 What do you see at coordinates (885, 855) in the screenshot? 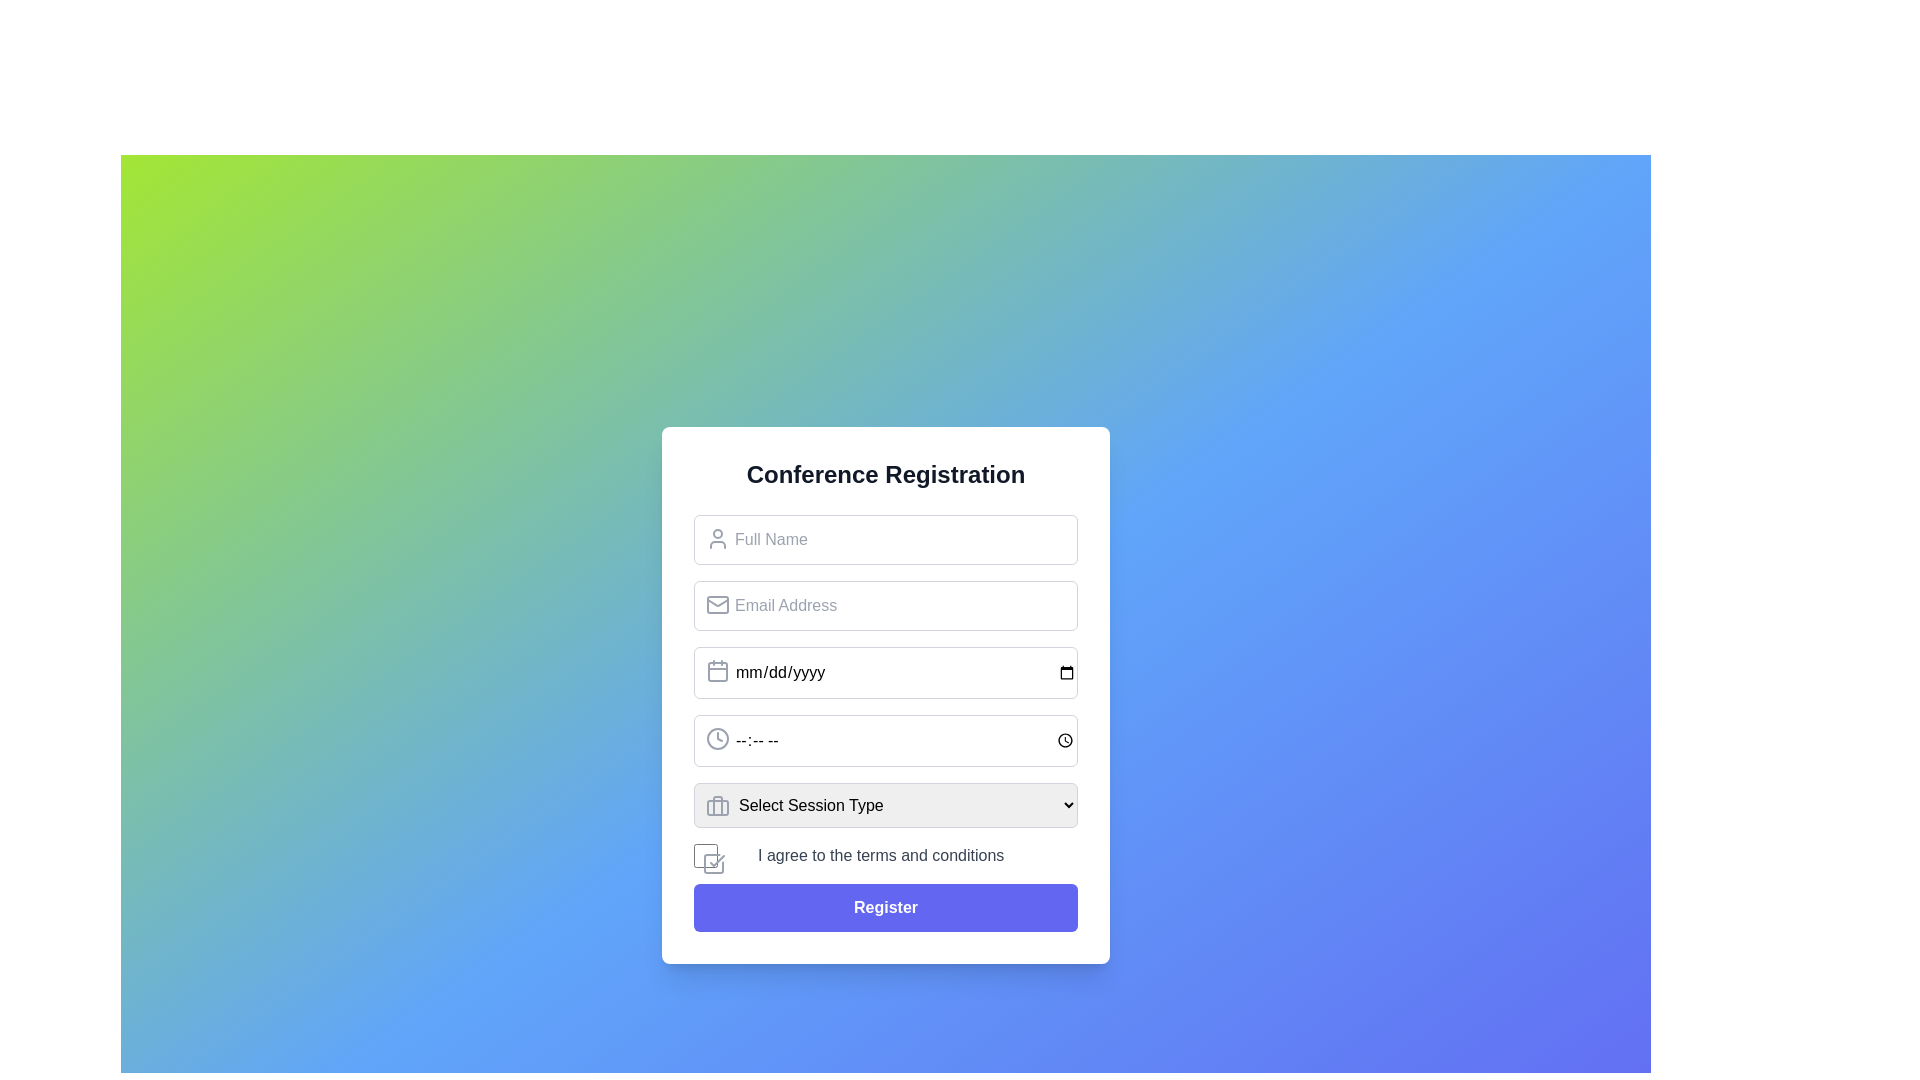
I see `the checkbox labeled 'I agree to the terms and conditions'` at bounding box center [885, 855].